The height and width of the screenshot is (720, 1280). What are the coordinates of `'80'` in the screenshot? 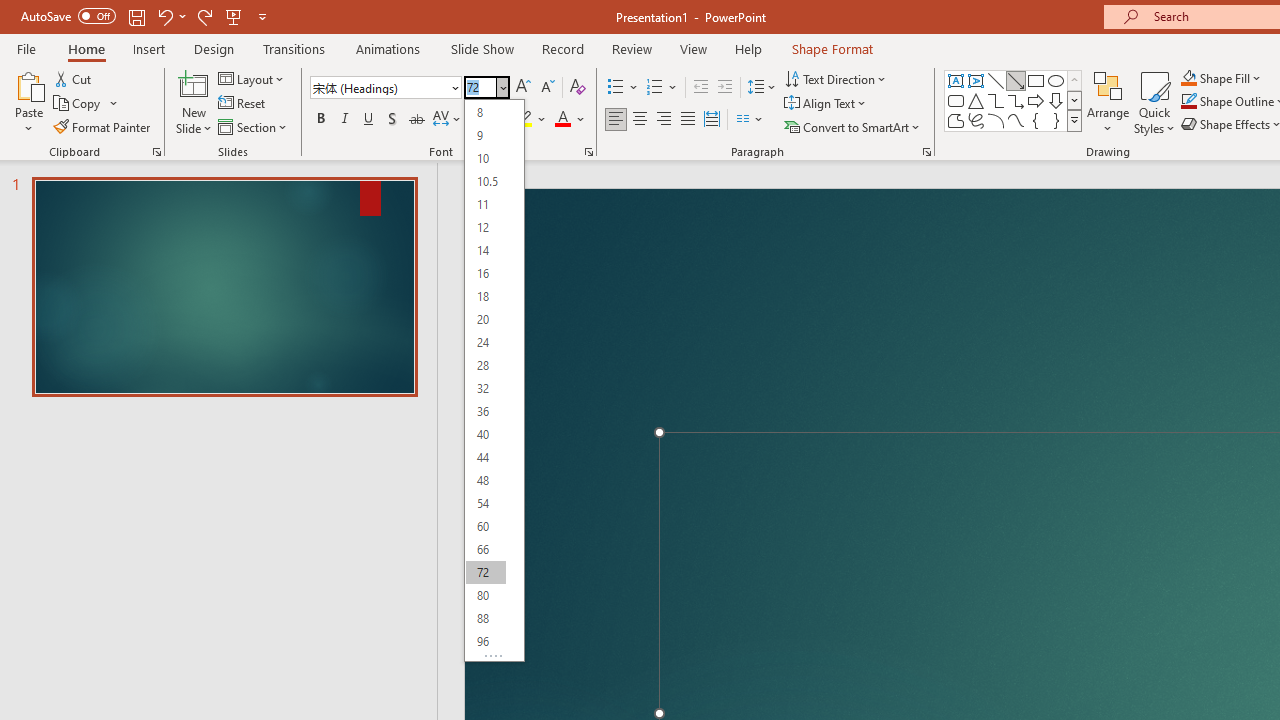 It's located at (485, 594).